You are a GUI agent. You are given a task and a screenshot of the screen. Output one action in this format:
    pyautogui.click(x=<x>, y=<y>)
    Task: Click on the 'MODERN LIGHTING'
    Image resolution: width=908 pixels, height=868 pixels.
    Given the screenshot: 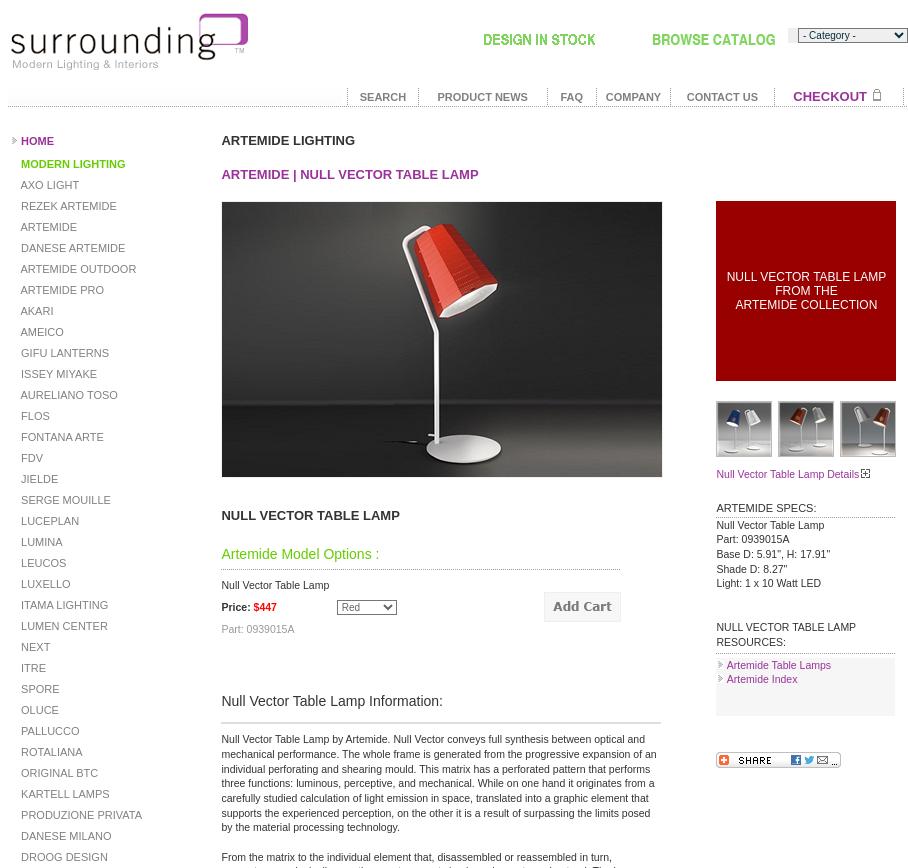 What is the action you would take?
    pyautogui.click(x=71, y=163)
    